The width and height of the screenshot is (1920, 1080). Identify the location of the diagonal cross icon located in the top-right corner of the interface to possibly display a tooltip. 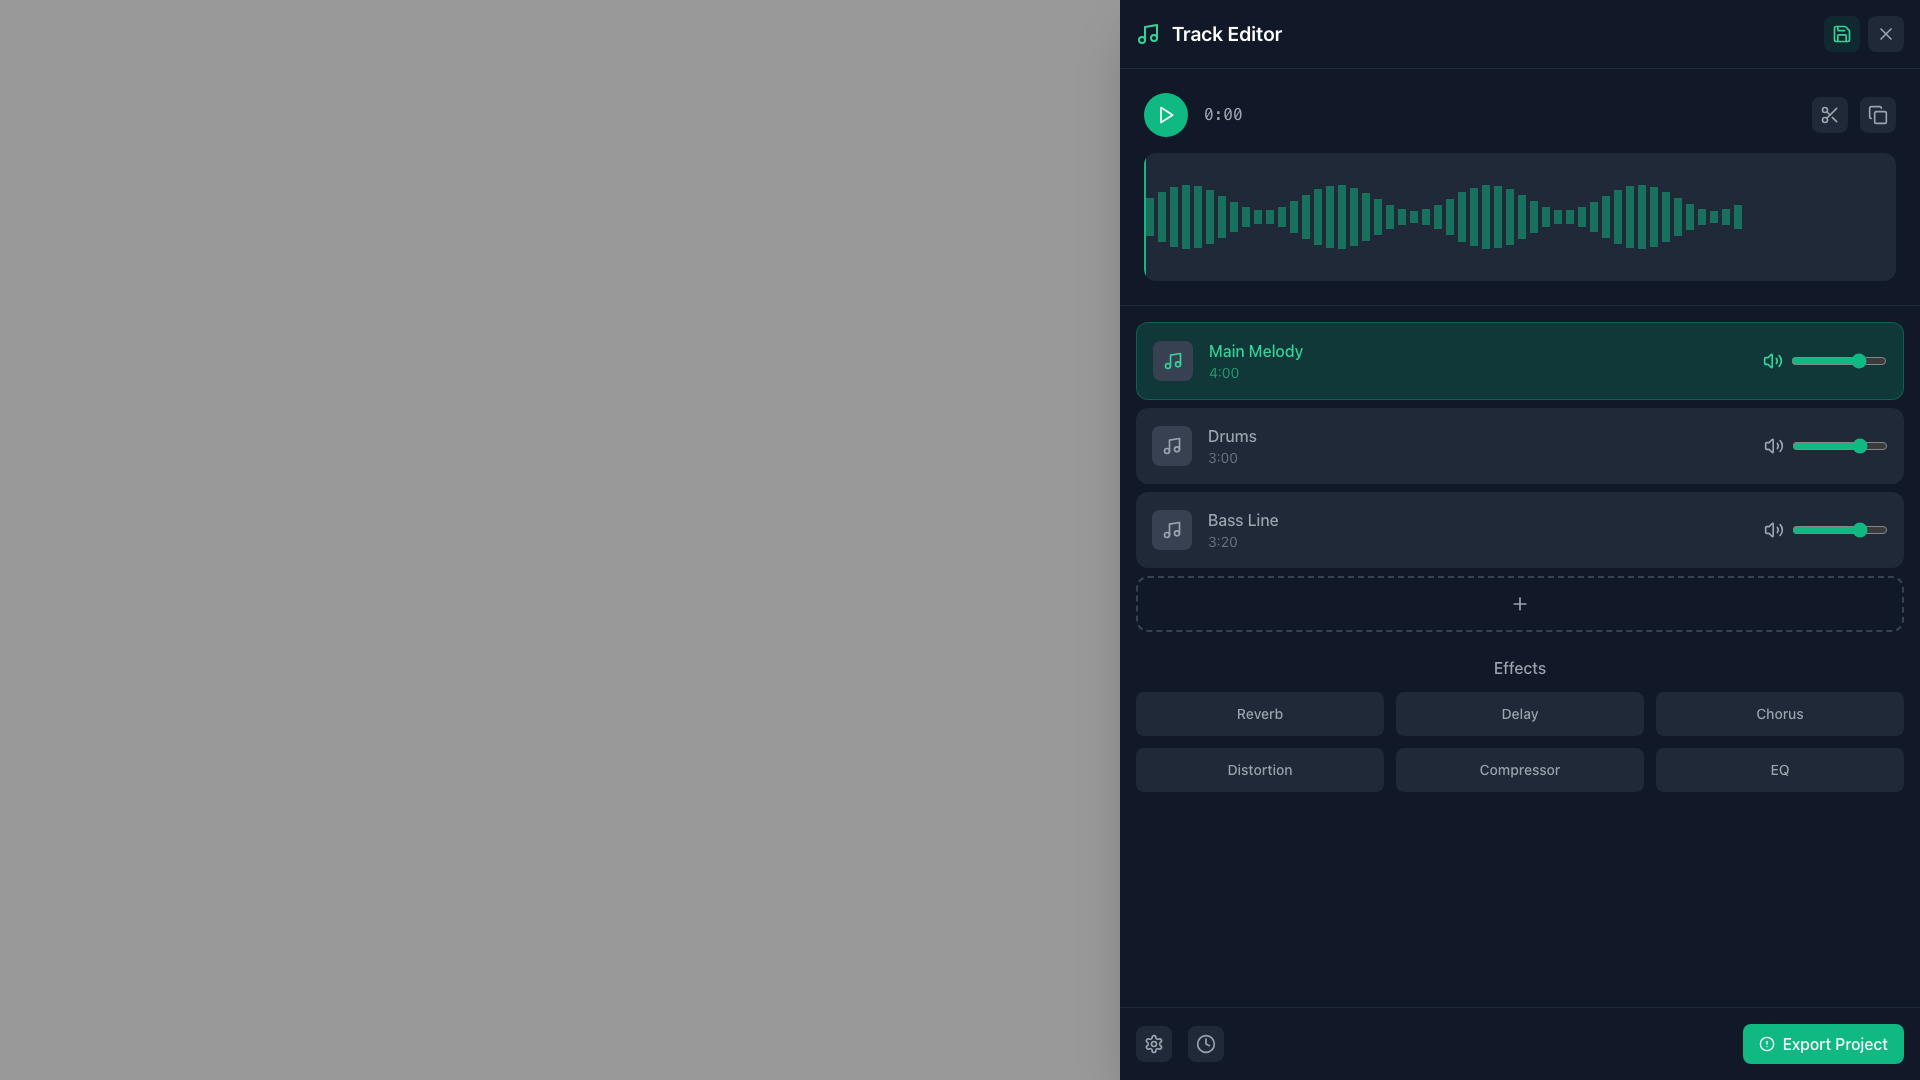
(1885, 34).